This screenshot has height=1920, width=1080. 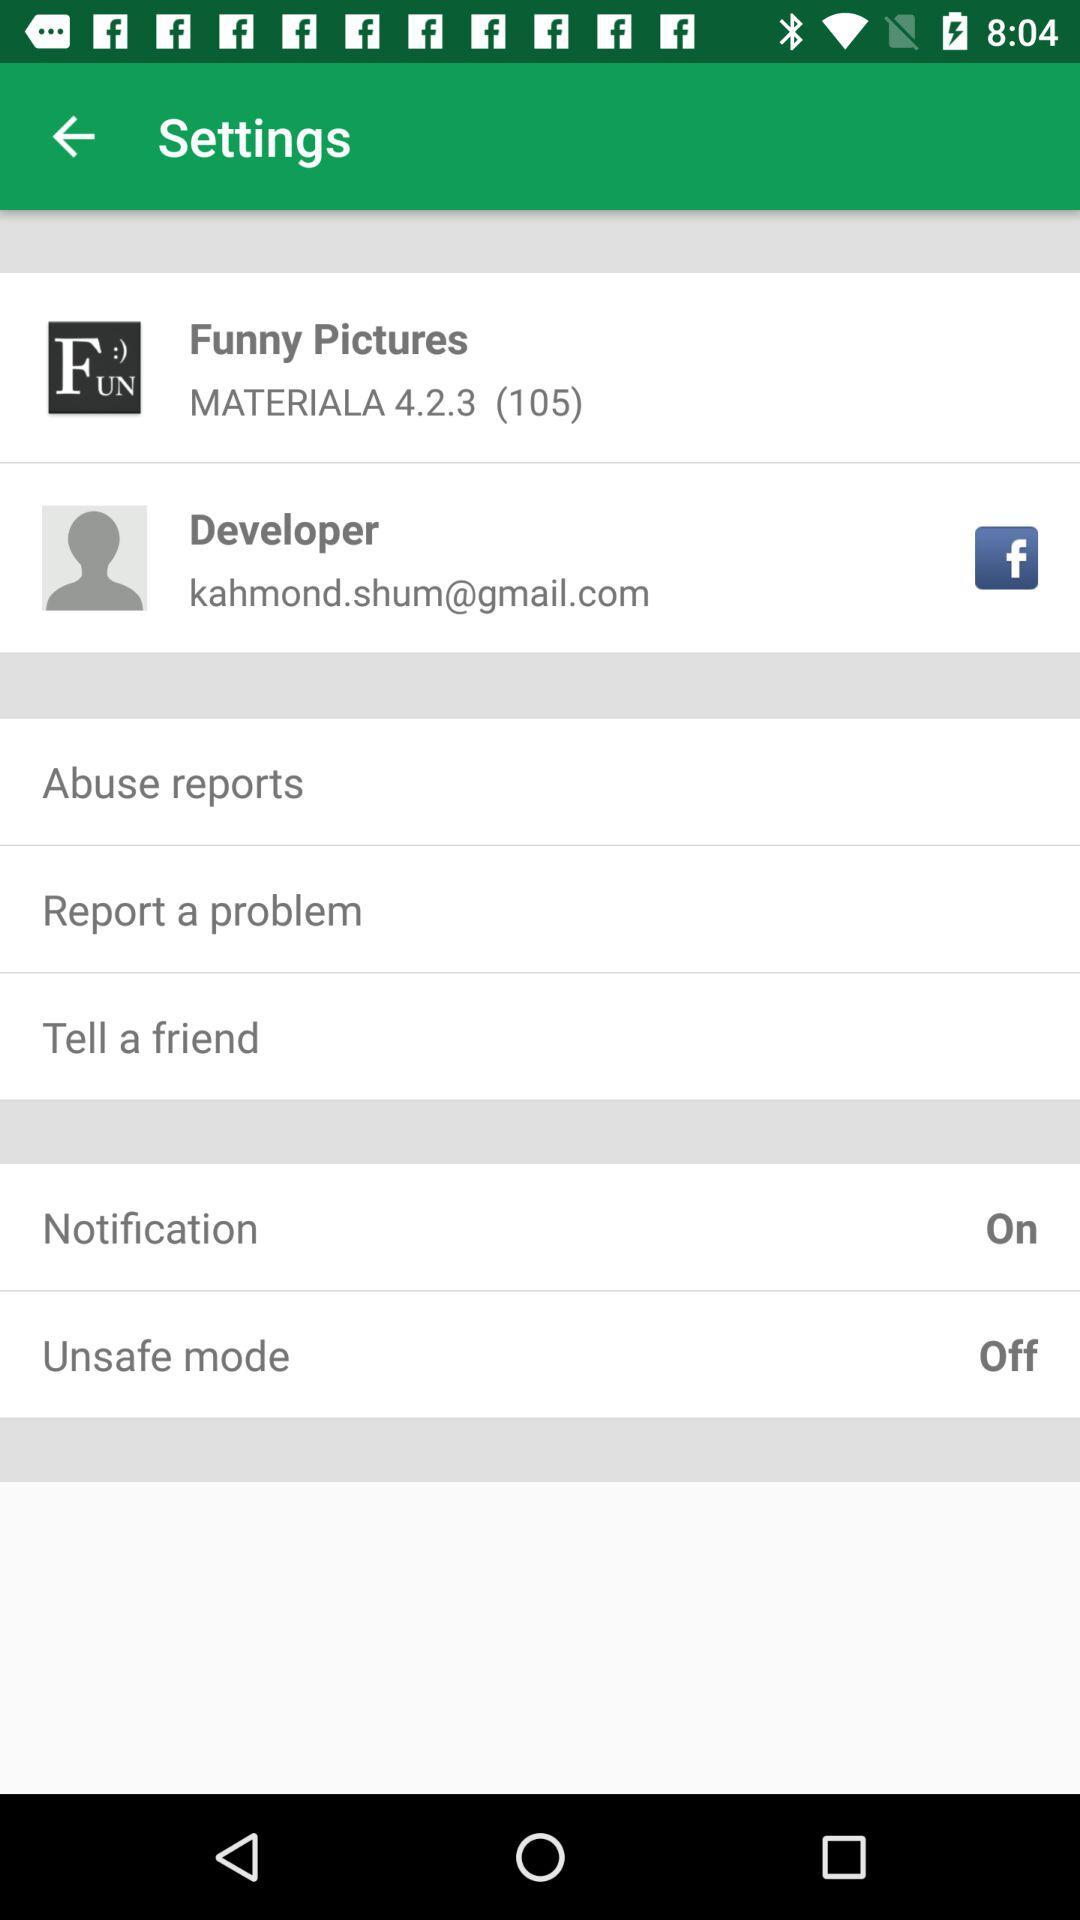 What do you see at coordinates (72, 135) in the screenshot?
I see `item next to the settings item` at bounding box center [72, 135].